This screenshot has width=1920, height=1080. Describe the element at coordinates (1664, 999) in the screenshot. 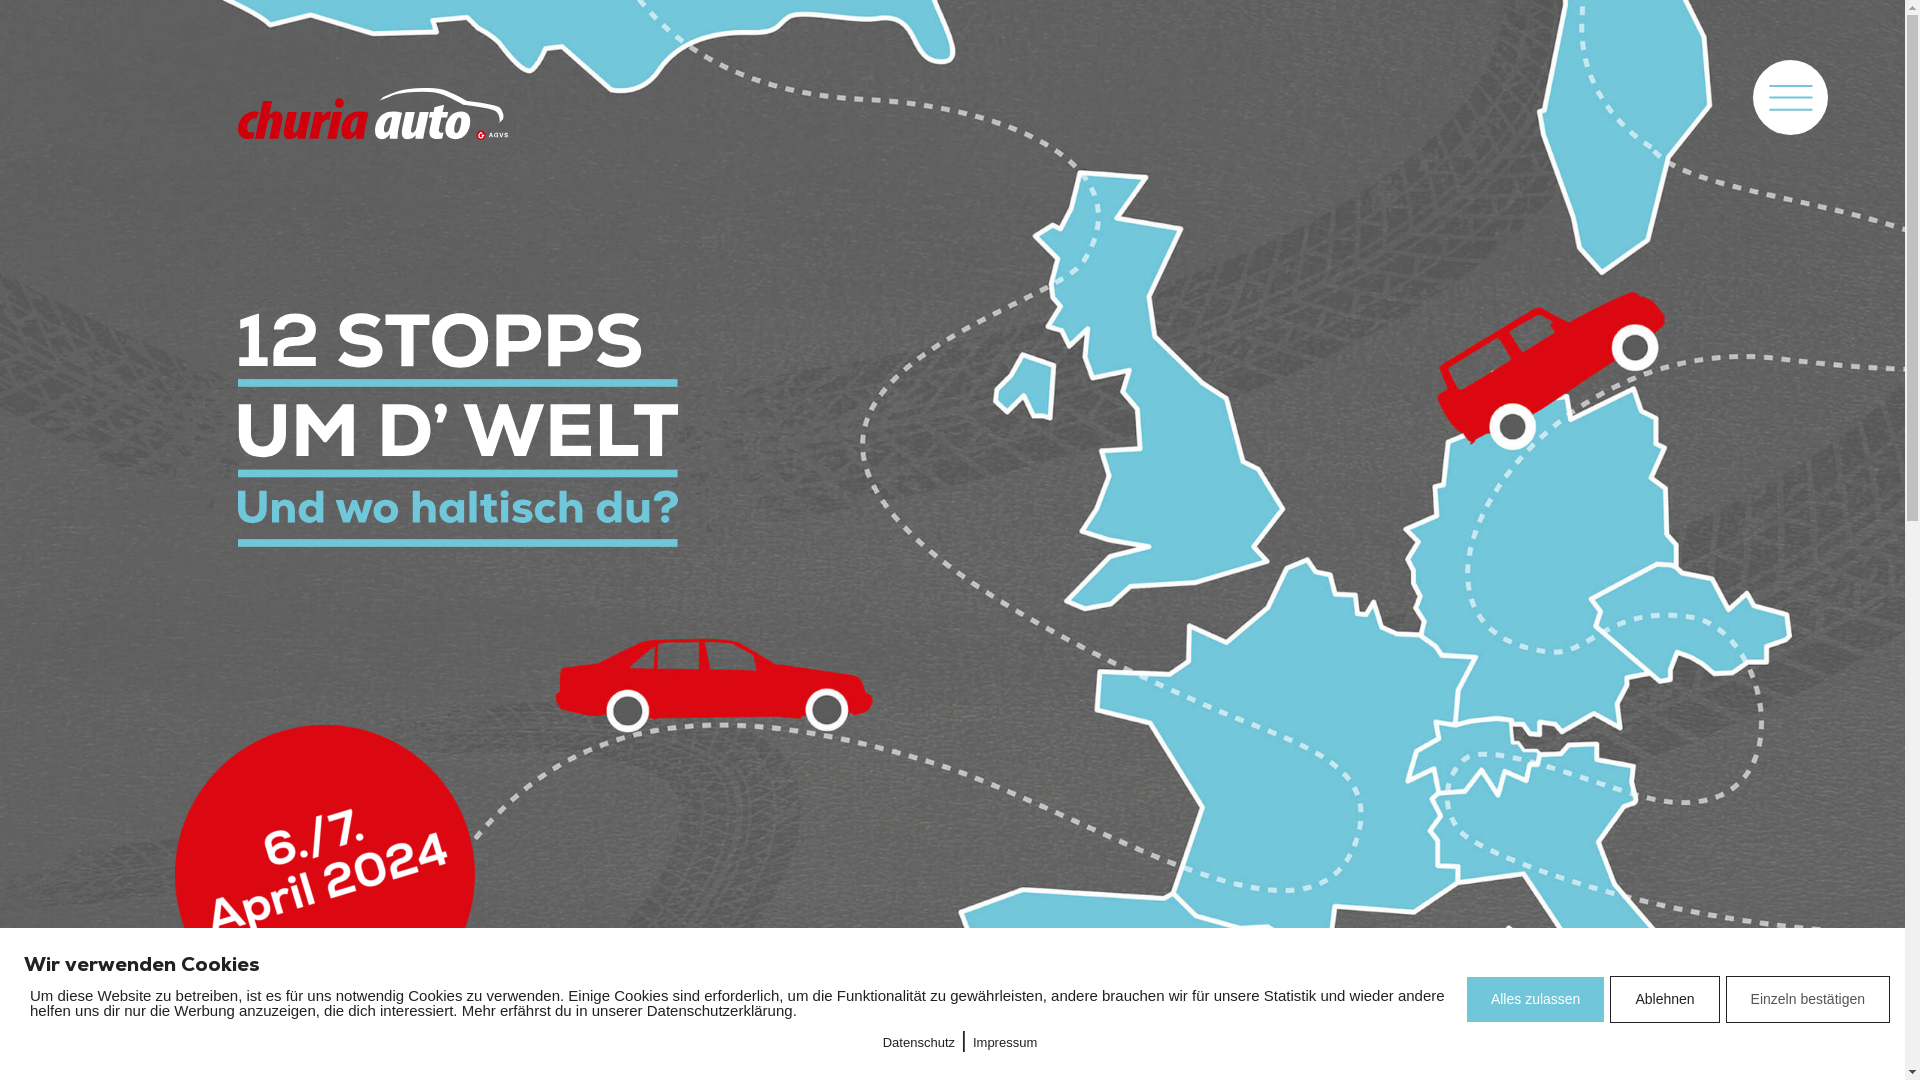

I see `'Ablehnen'` at that location.